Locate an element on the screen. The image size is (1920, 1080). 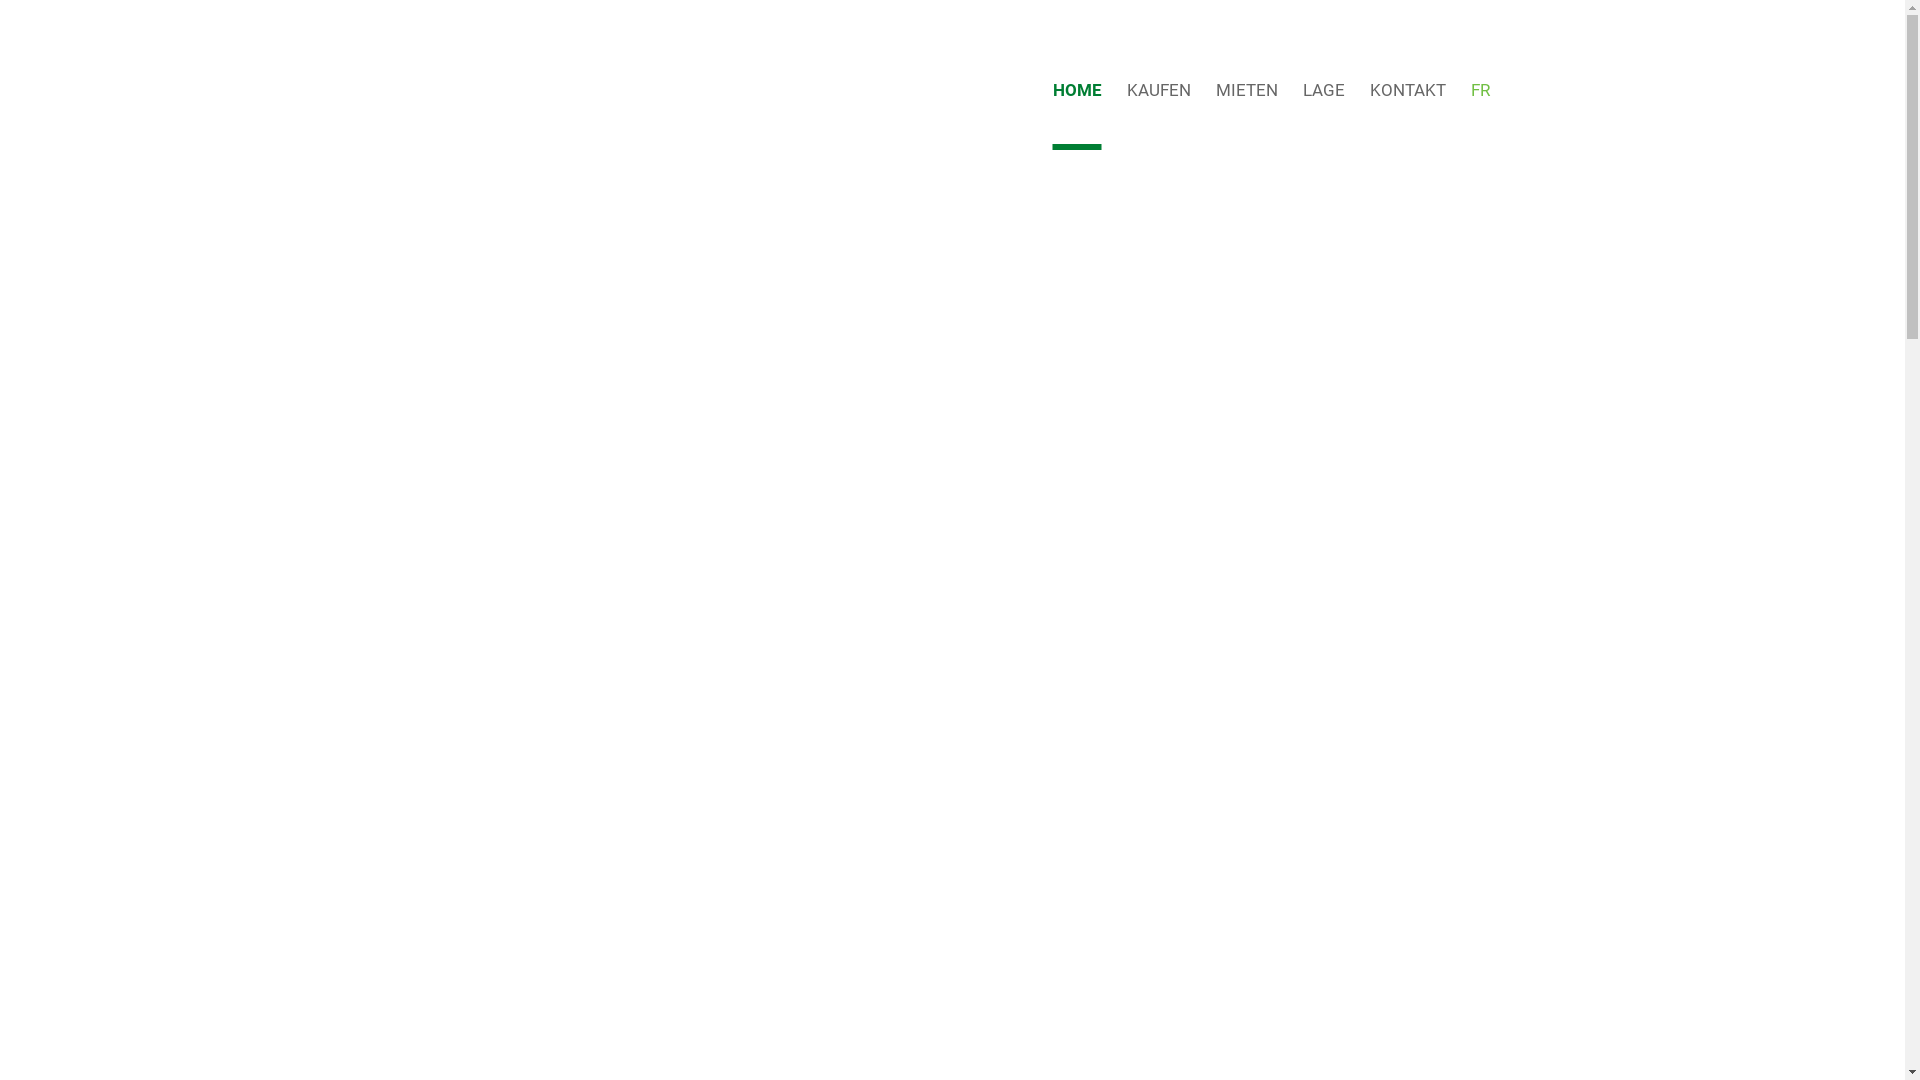
'KONTAKT' is located at coordinates (1406, 88).